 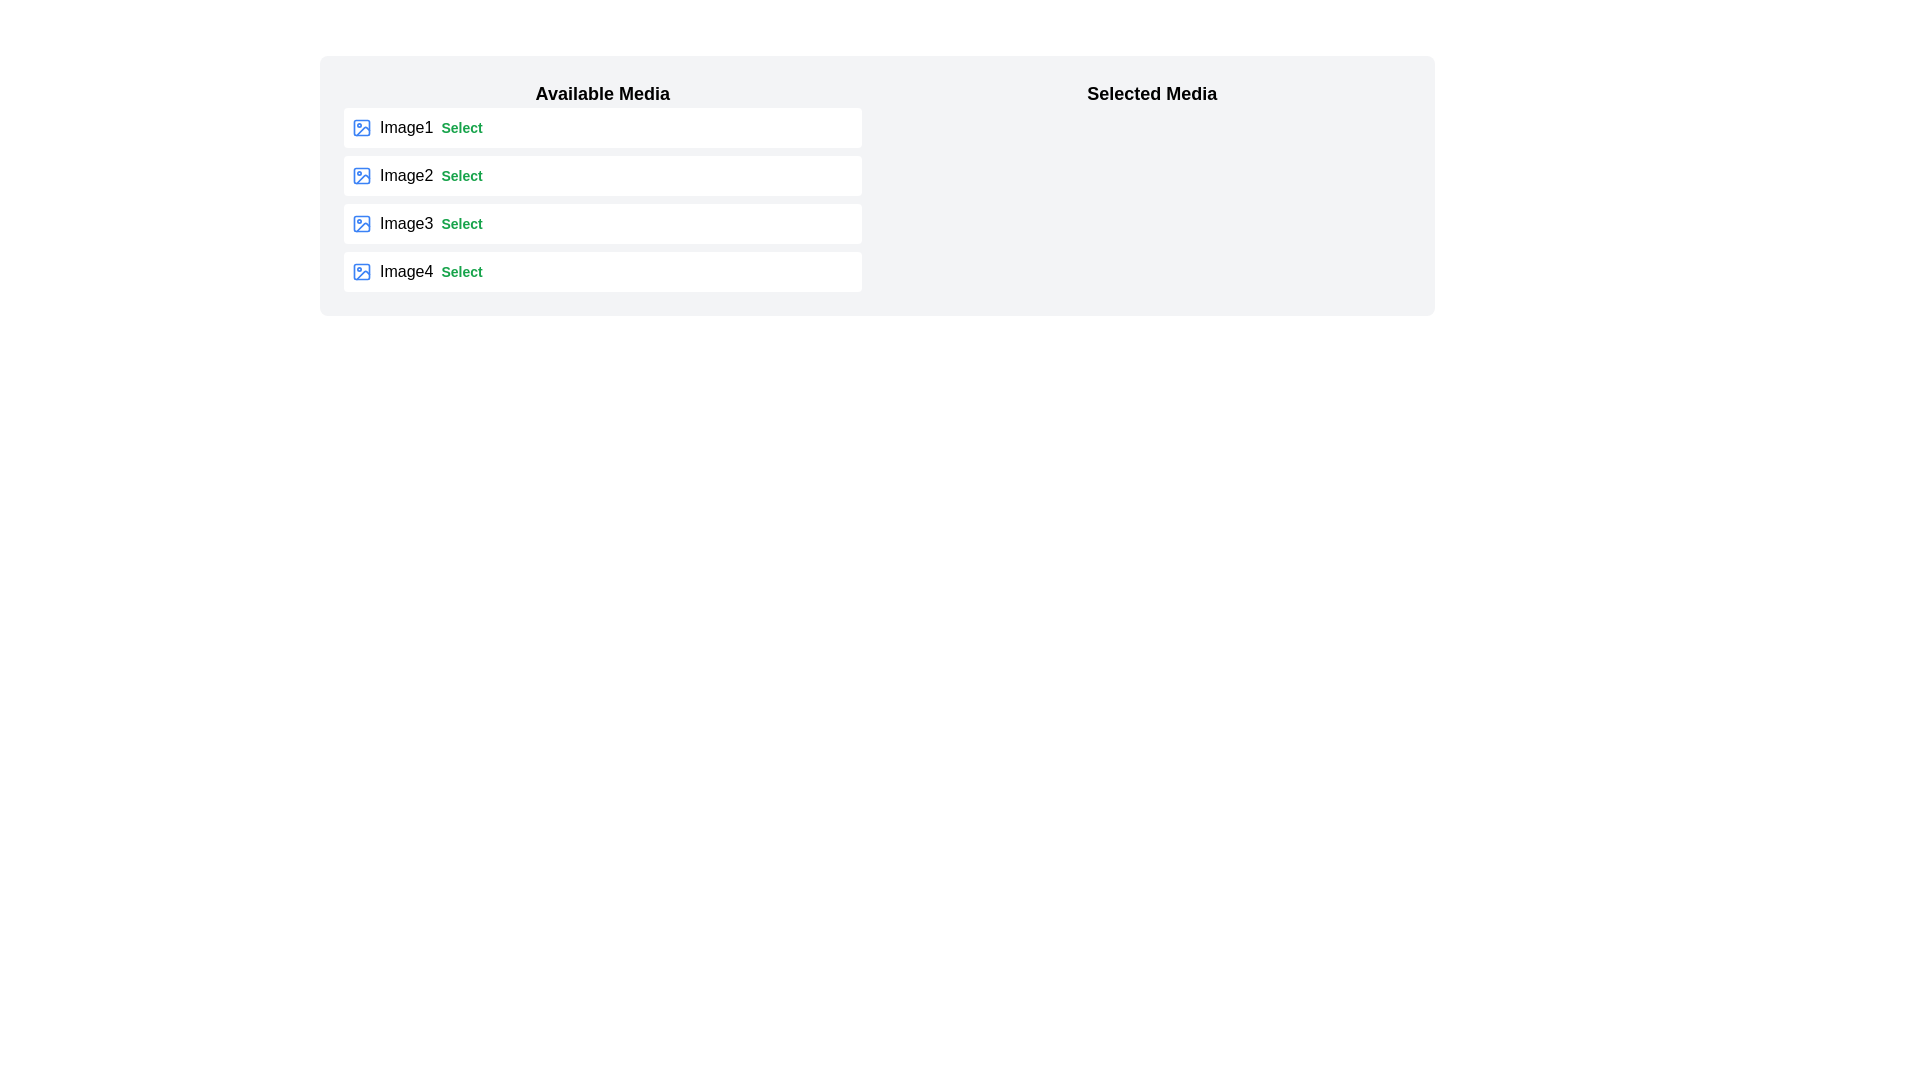 I want to click on the 'Select' interactive button label, which is a green, bold, underlined text located at the far right of the option row containing 'Image4', so click(x=460, y=272).